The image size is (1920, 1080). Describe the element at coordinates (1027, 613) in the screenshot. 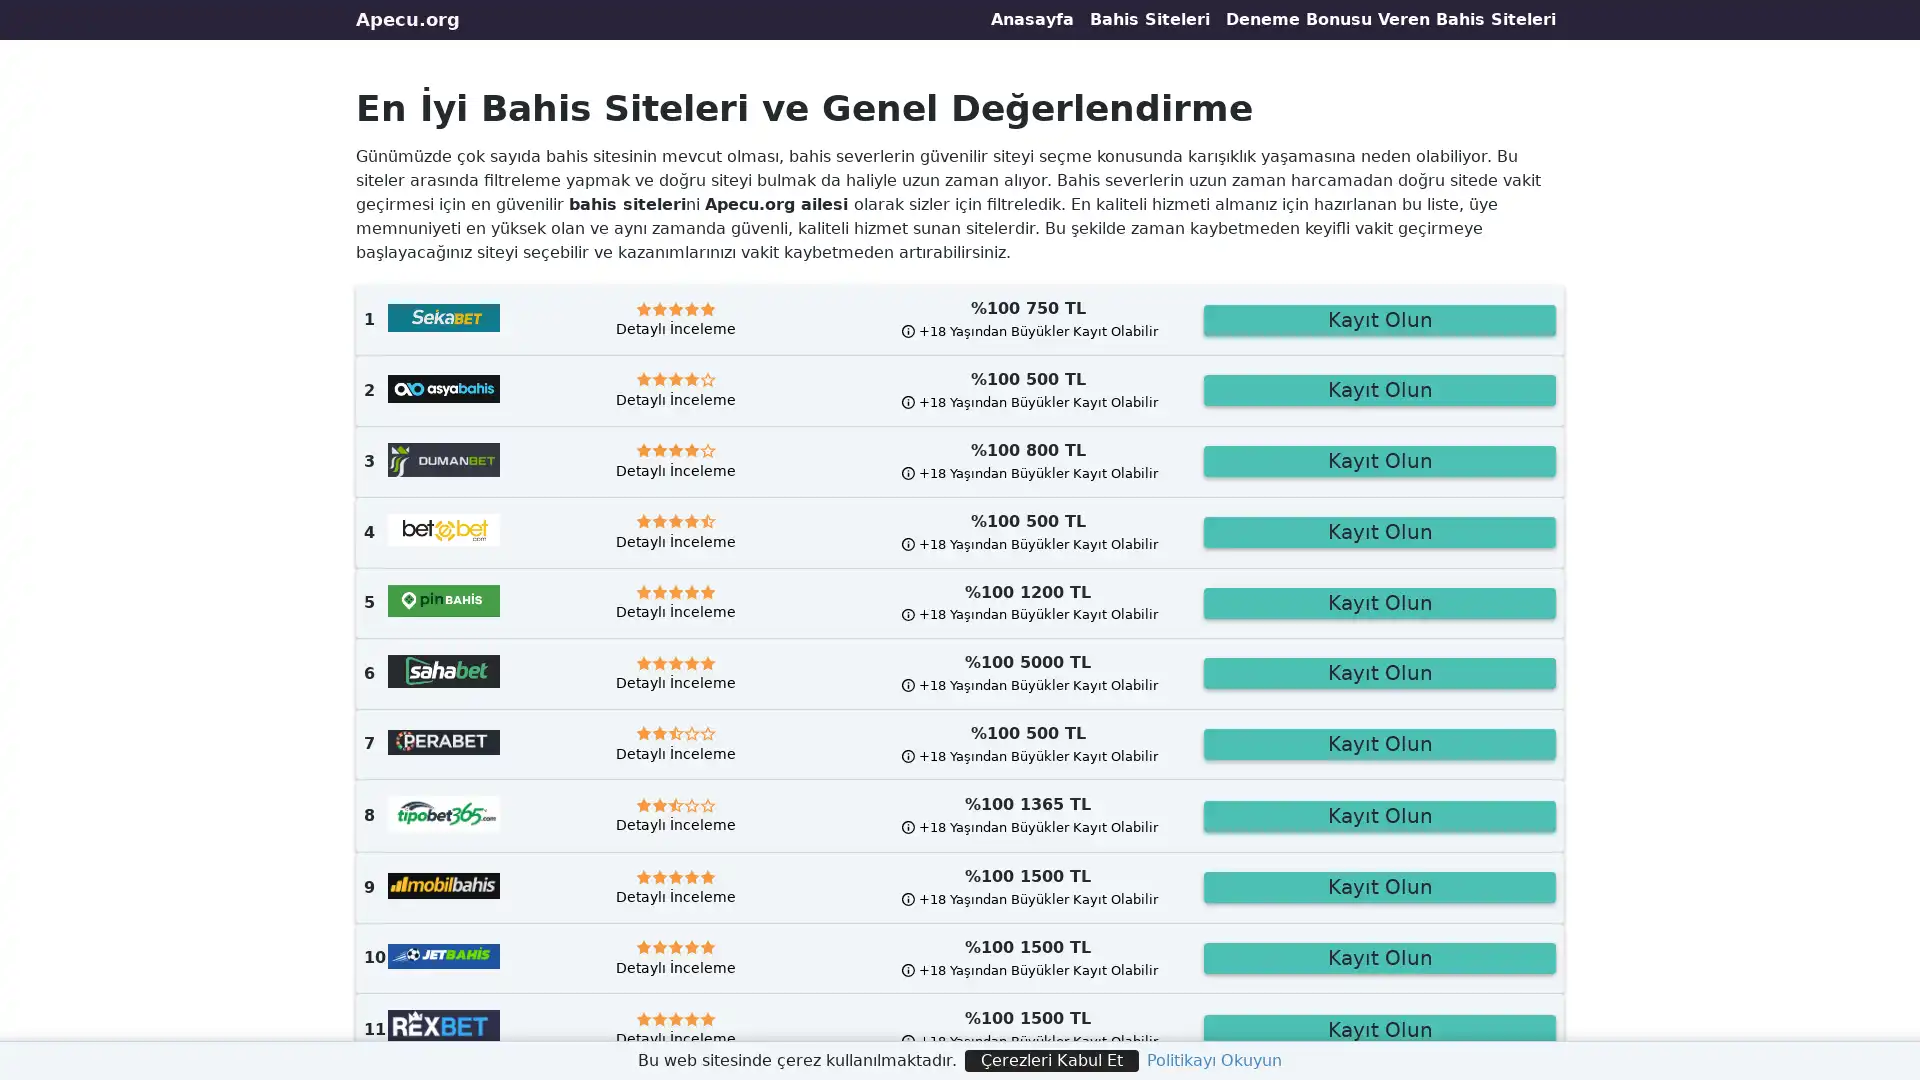

I see `Load terms and conditions` at that location.